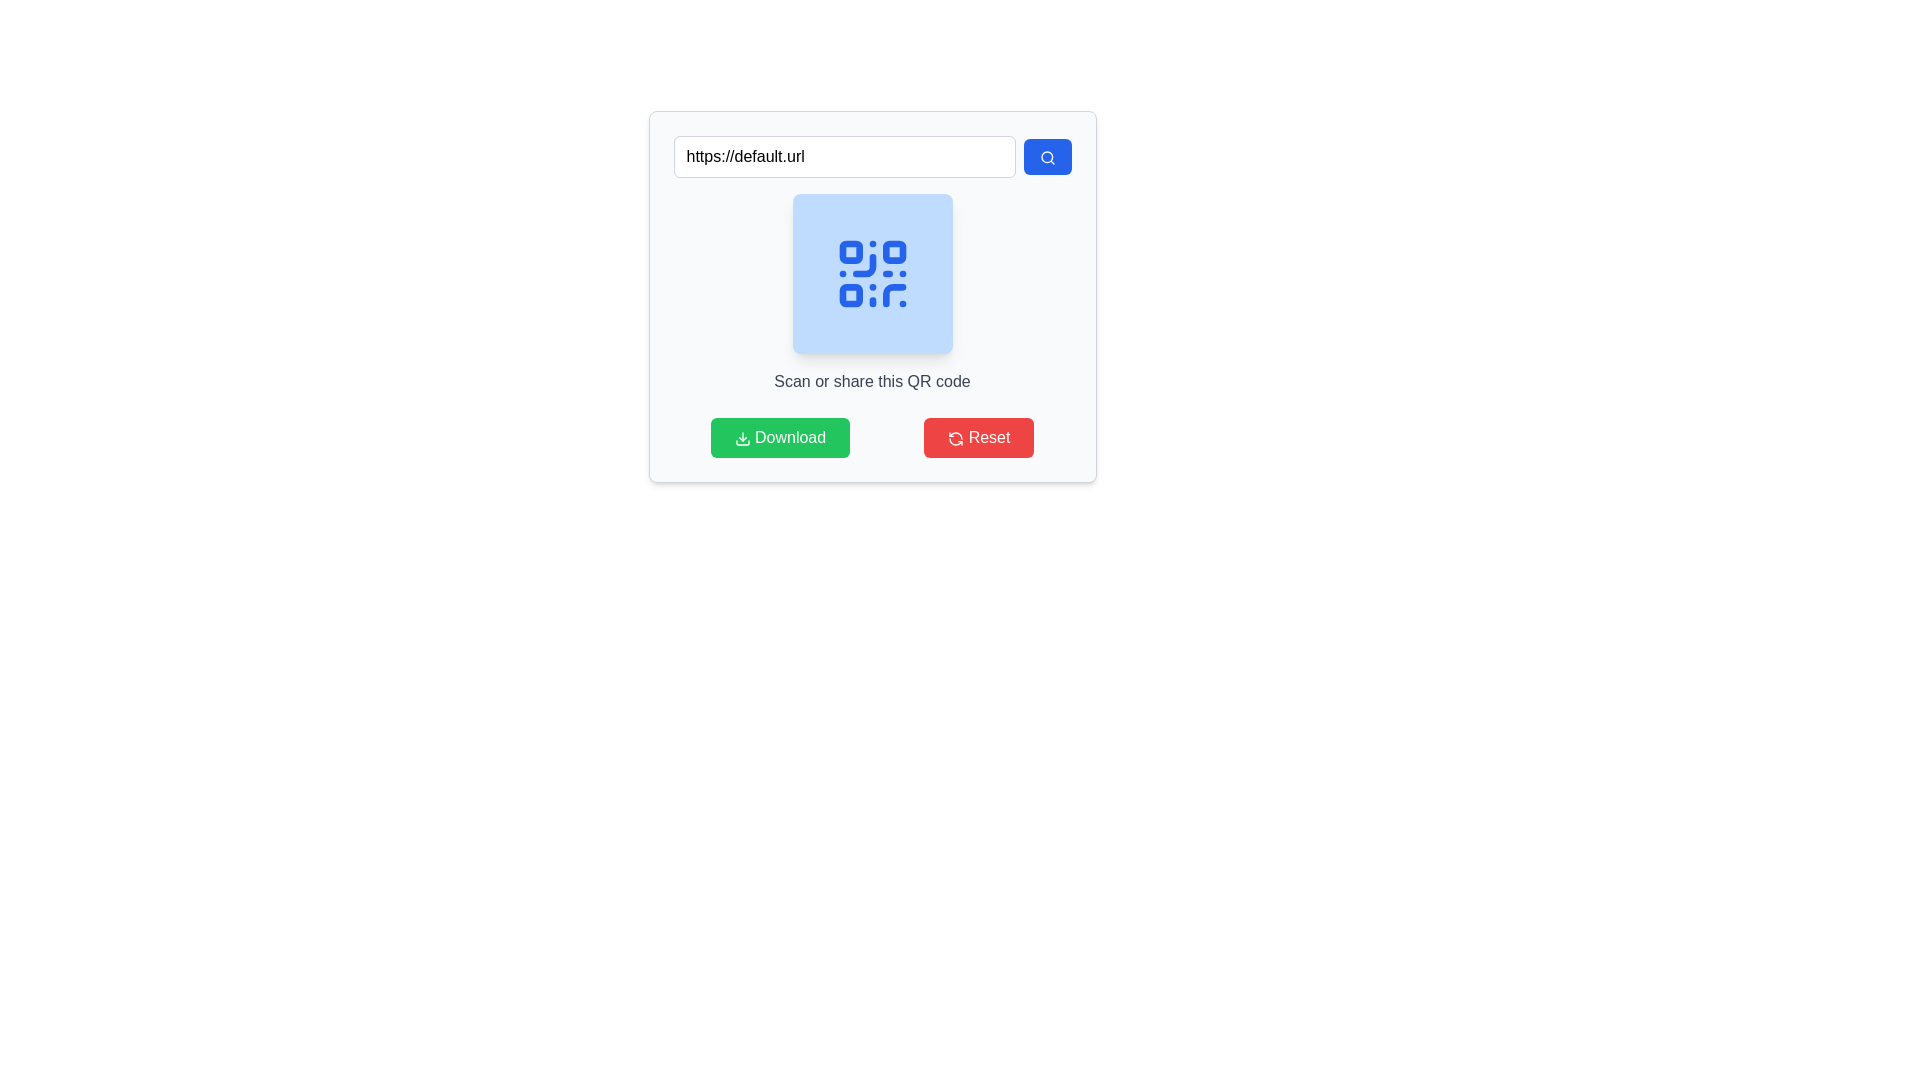 The width and height of the screenshot is (1920, 1080). Describe the element at coordinates (893, 251) in the screenshot. I see `the small blue square with slightly rounded corners located in the upper right quadrant of the QR code` at that location.